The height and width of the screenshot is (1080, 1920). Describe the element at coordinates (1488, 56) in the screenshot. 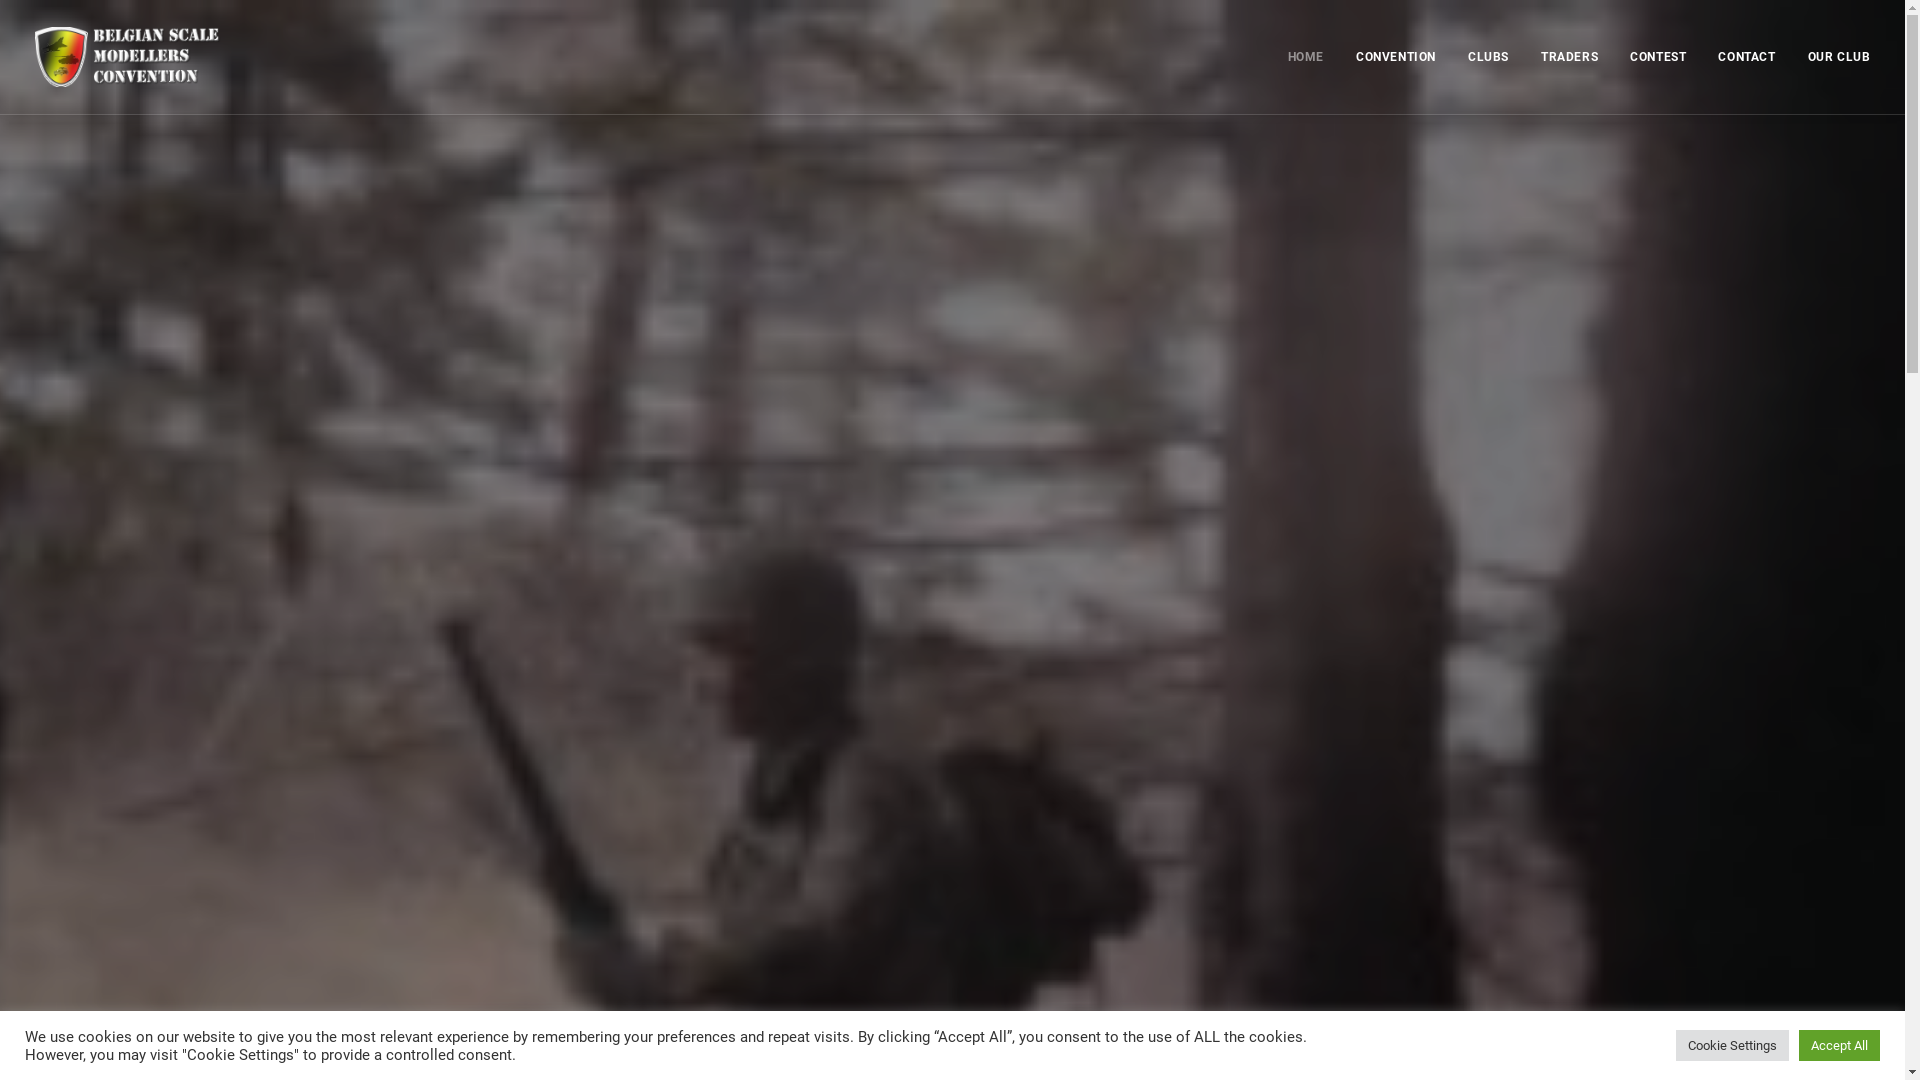

I see `'CLUBS'` at that location.